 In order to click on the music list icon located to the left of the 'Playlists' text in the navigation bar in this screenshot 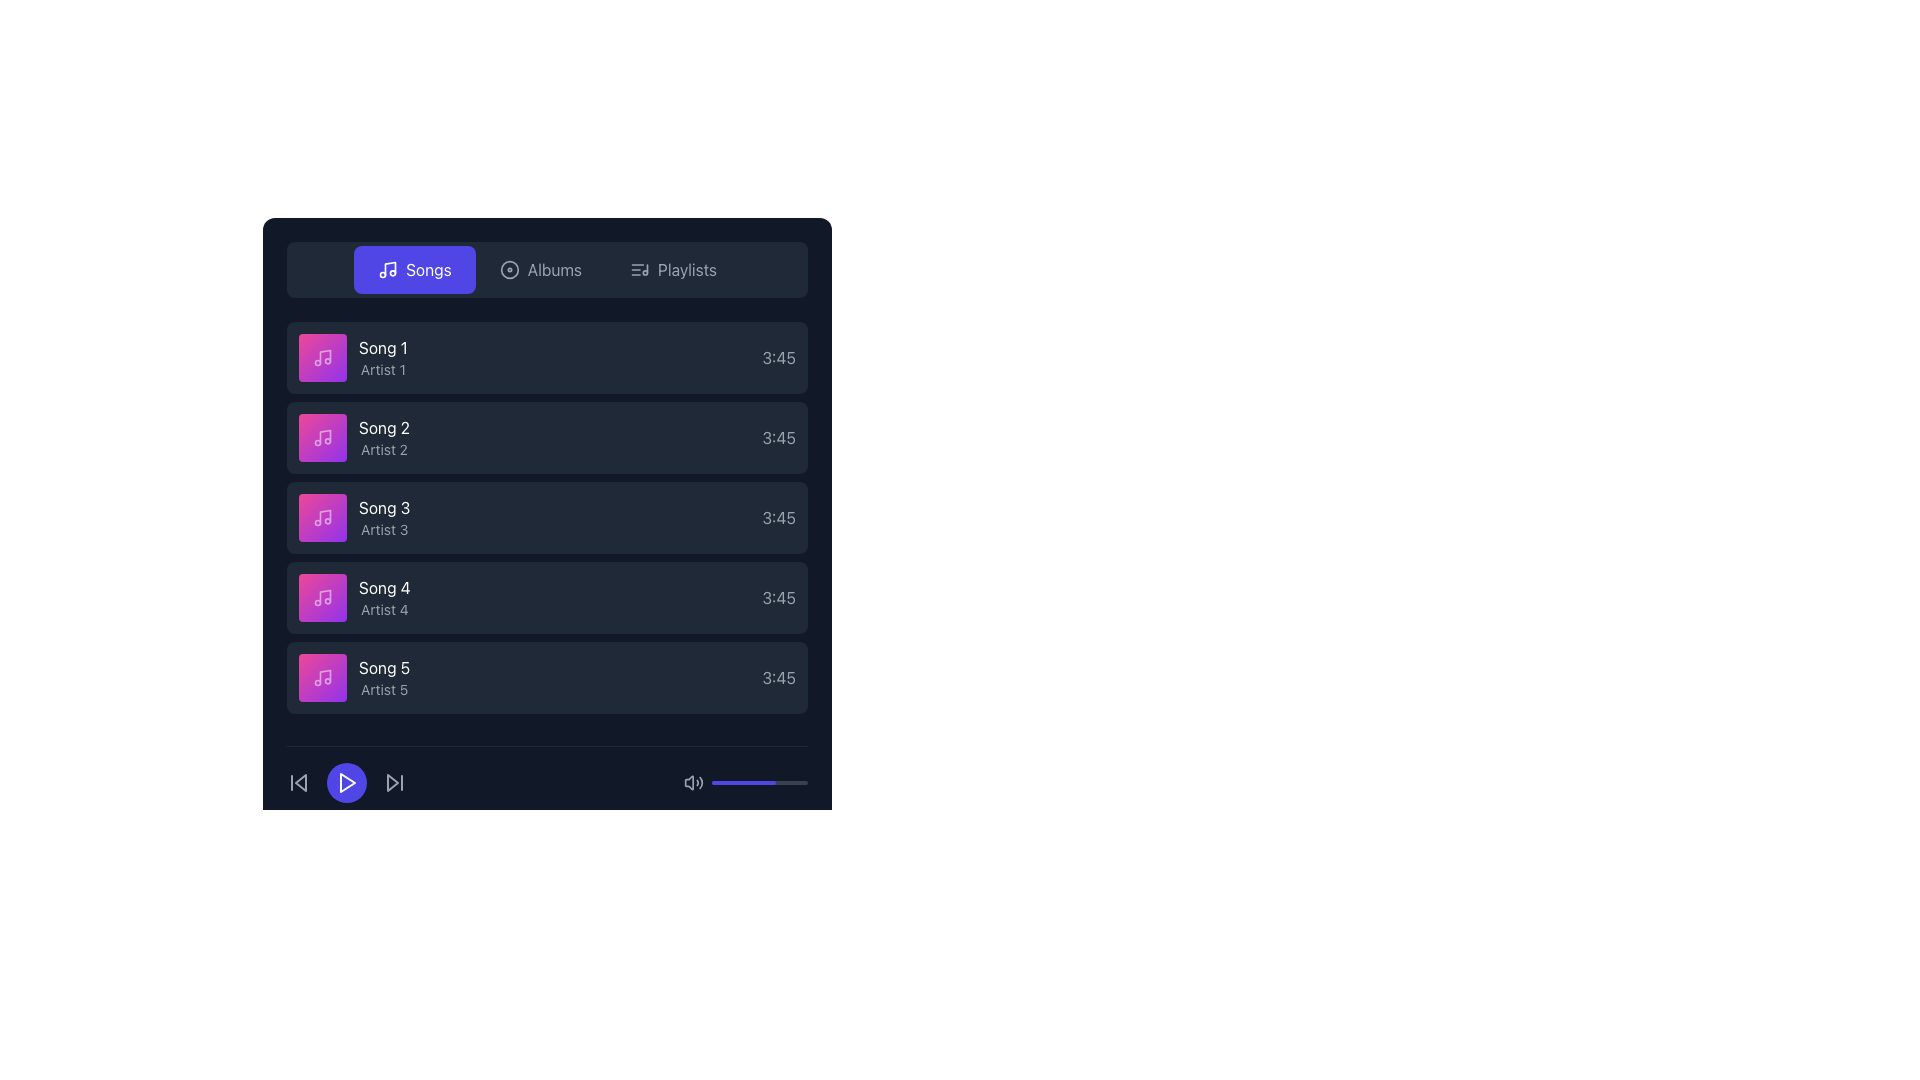, I will do `click(638, 270)`.